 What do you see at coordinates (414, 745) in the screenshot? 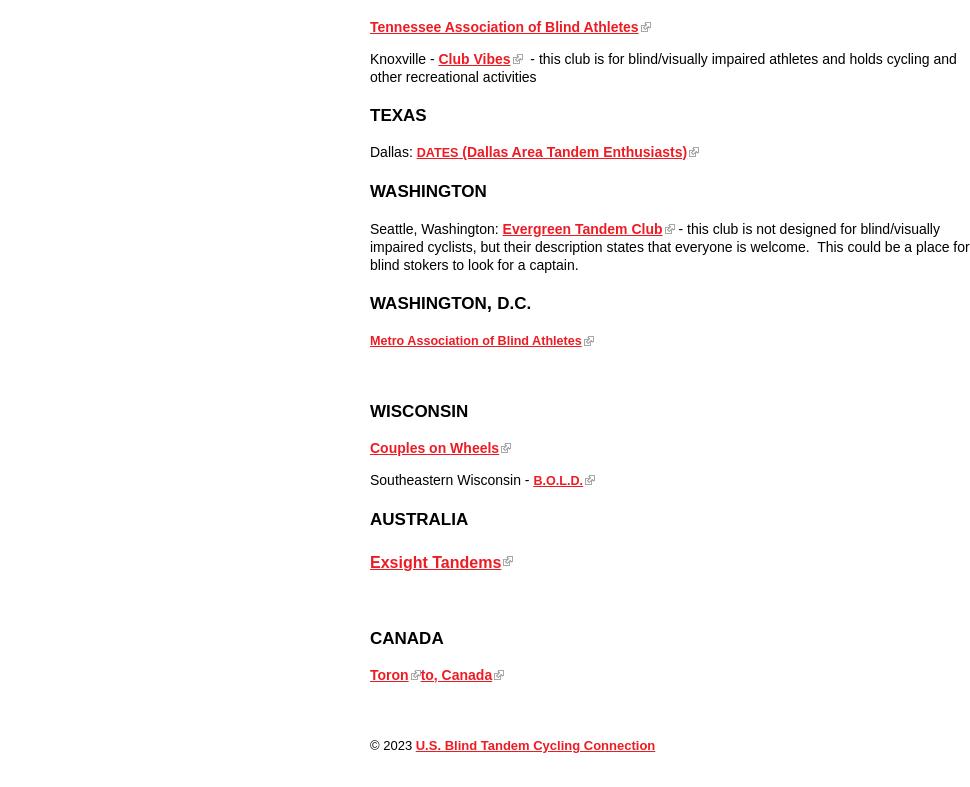
I see `'U.S. Blind Tandem Cycling Connection'` at bounding box center [414, 745].